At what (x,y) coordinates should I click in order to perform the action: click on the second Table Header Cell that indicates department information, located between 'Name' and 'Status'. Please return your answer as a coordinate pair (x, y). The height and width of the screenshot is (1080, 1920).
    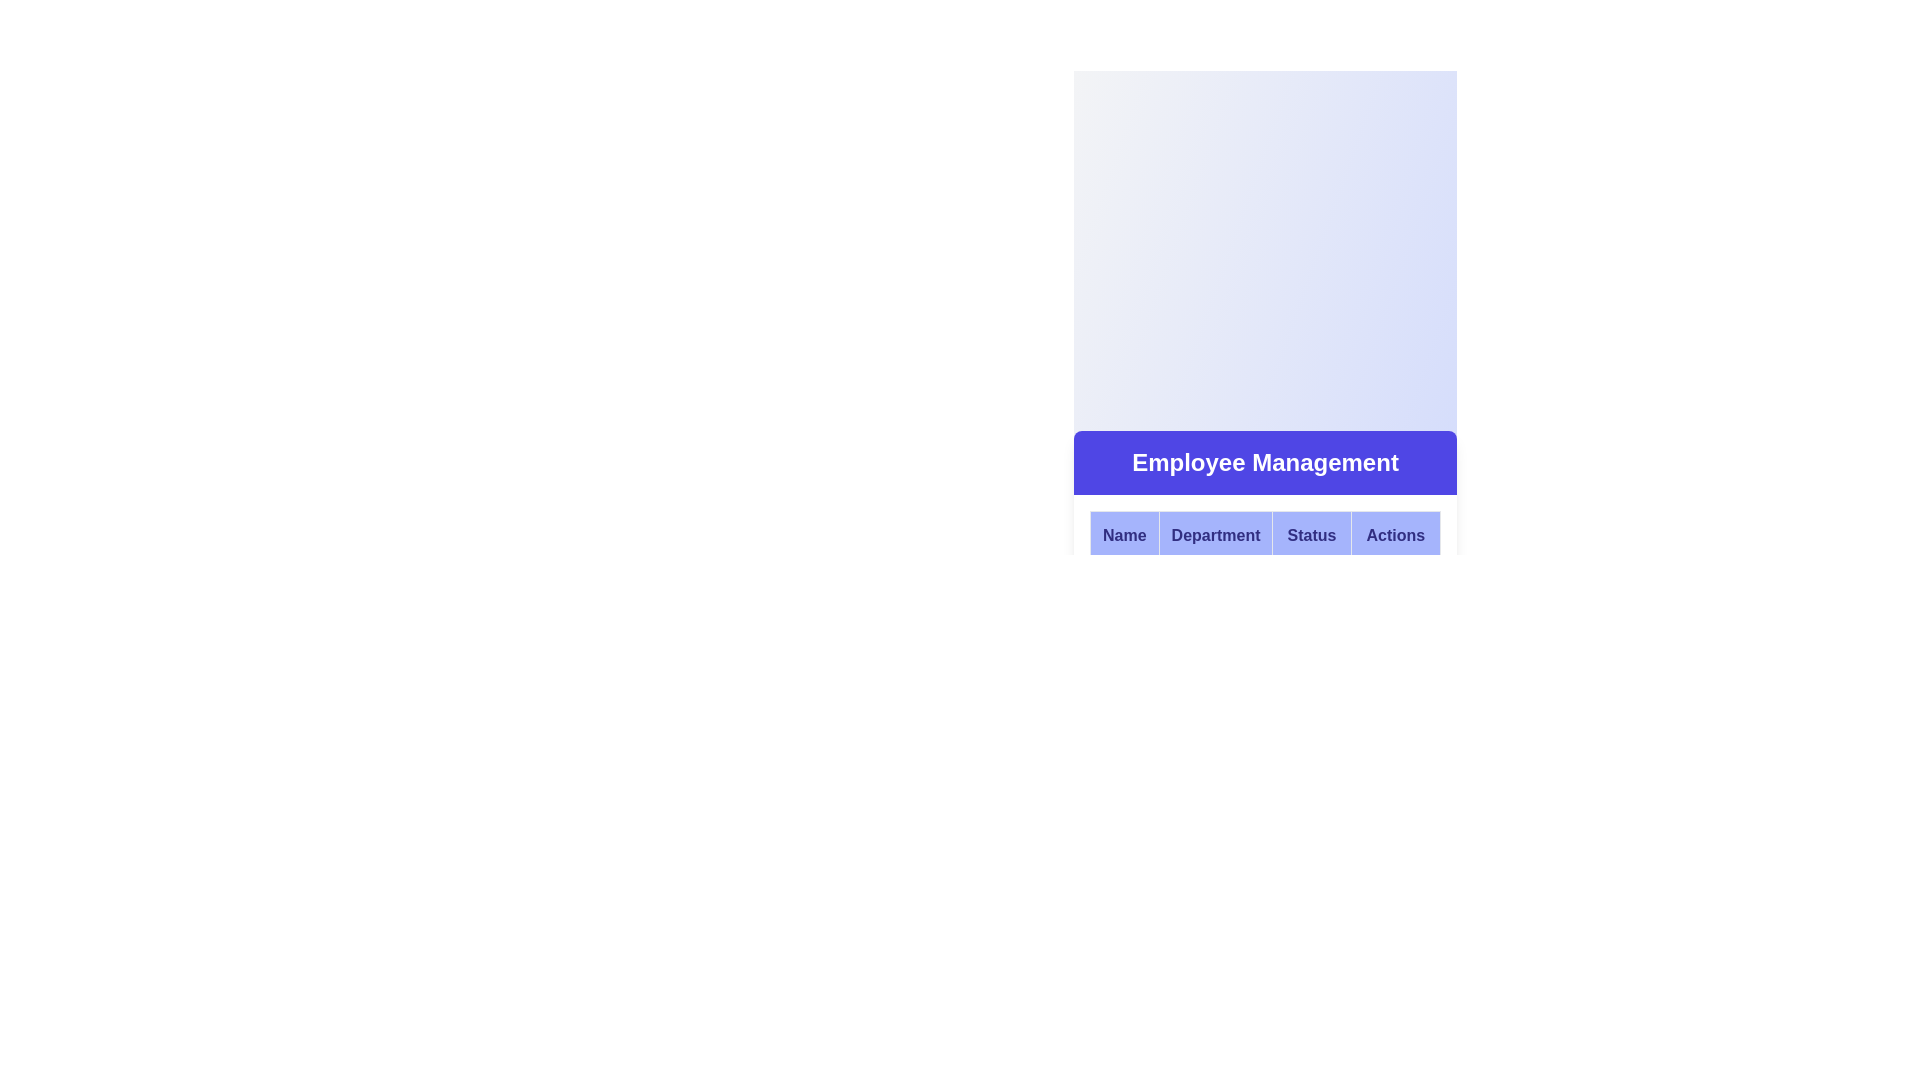
    Looking at the image, I should click on (1214, 534).